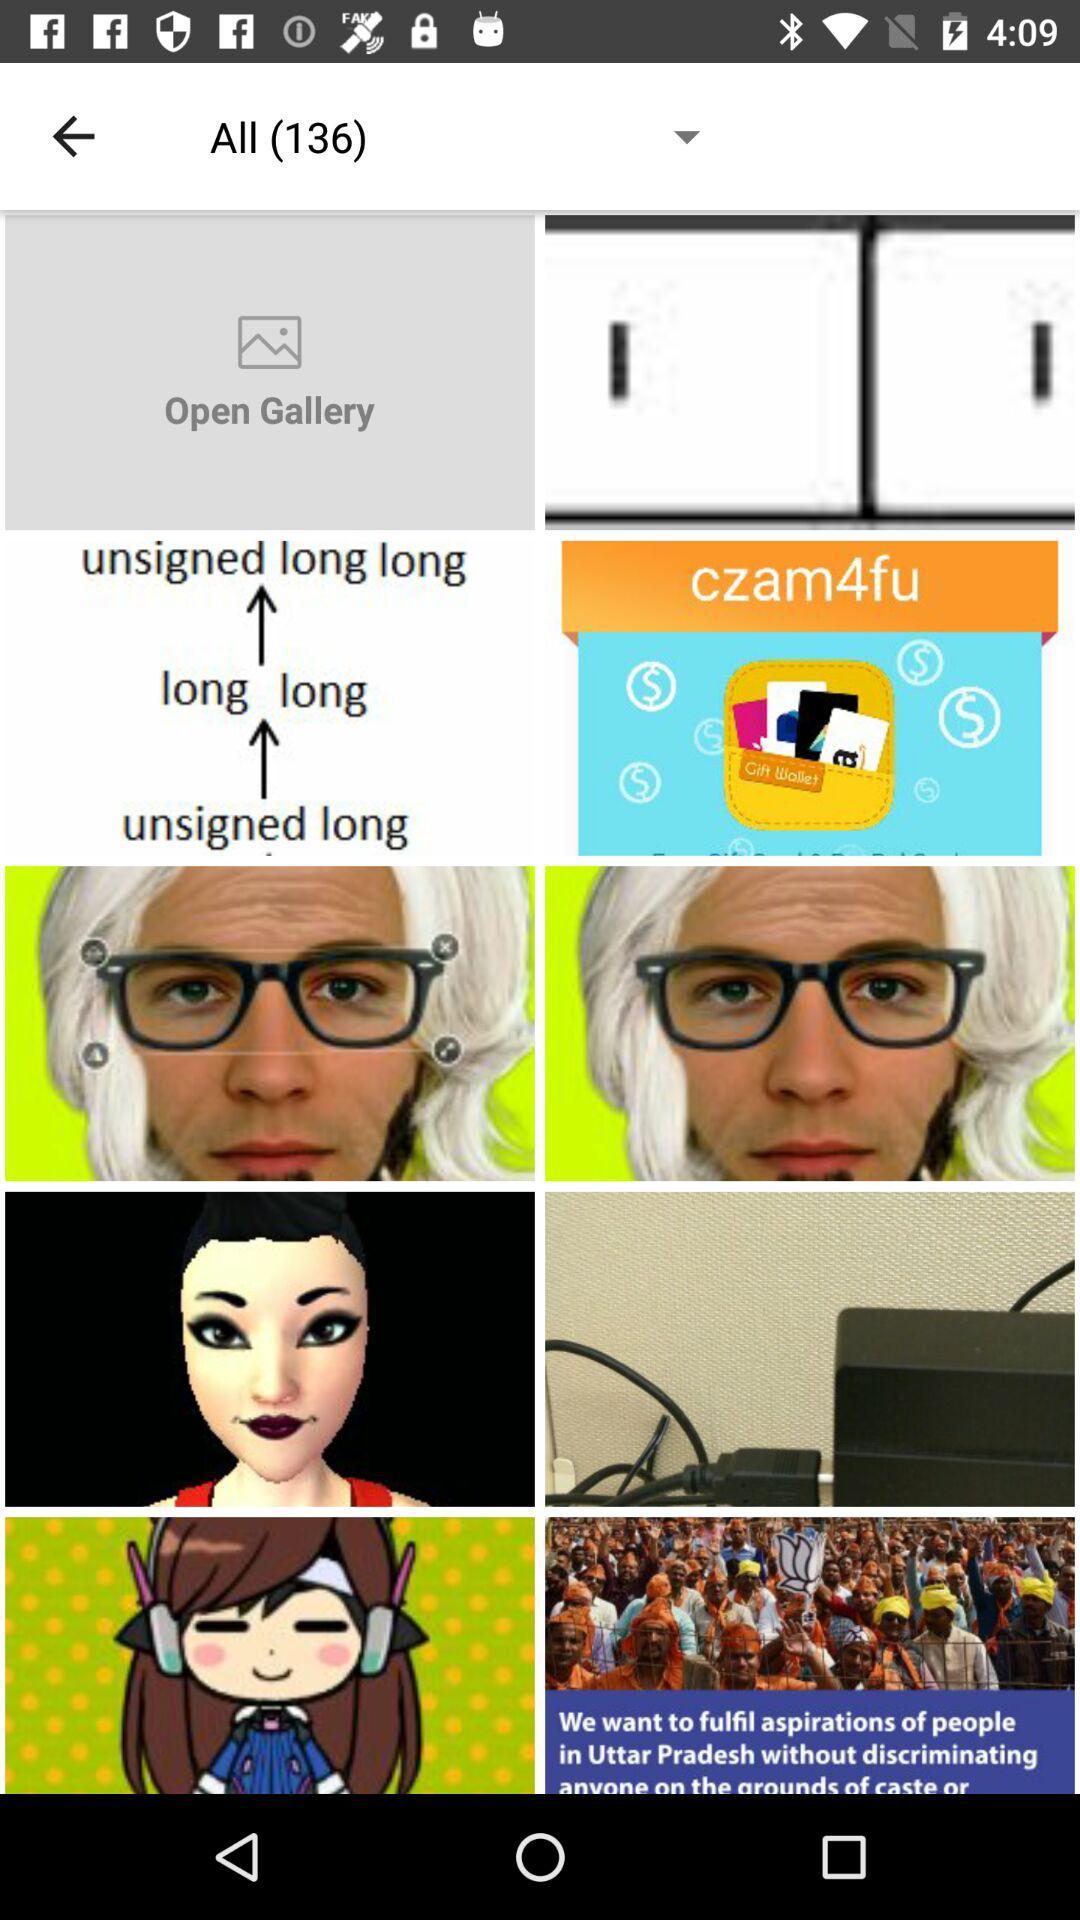 The image size is (1080, 1920). I want to click on menu opp, so click(810, 698).